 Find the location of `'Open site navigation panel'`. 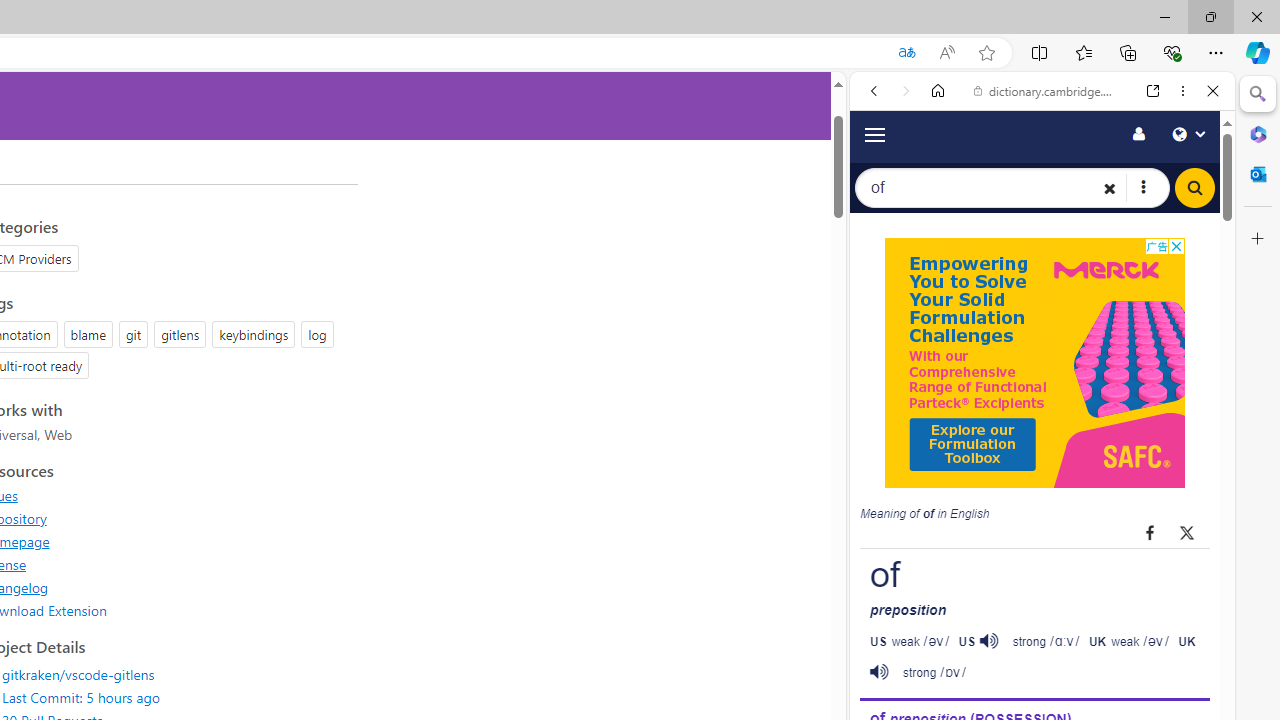

'Open site navigation panel' is located at coordinates (874, 133).